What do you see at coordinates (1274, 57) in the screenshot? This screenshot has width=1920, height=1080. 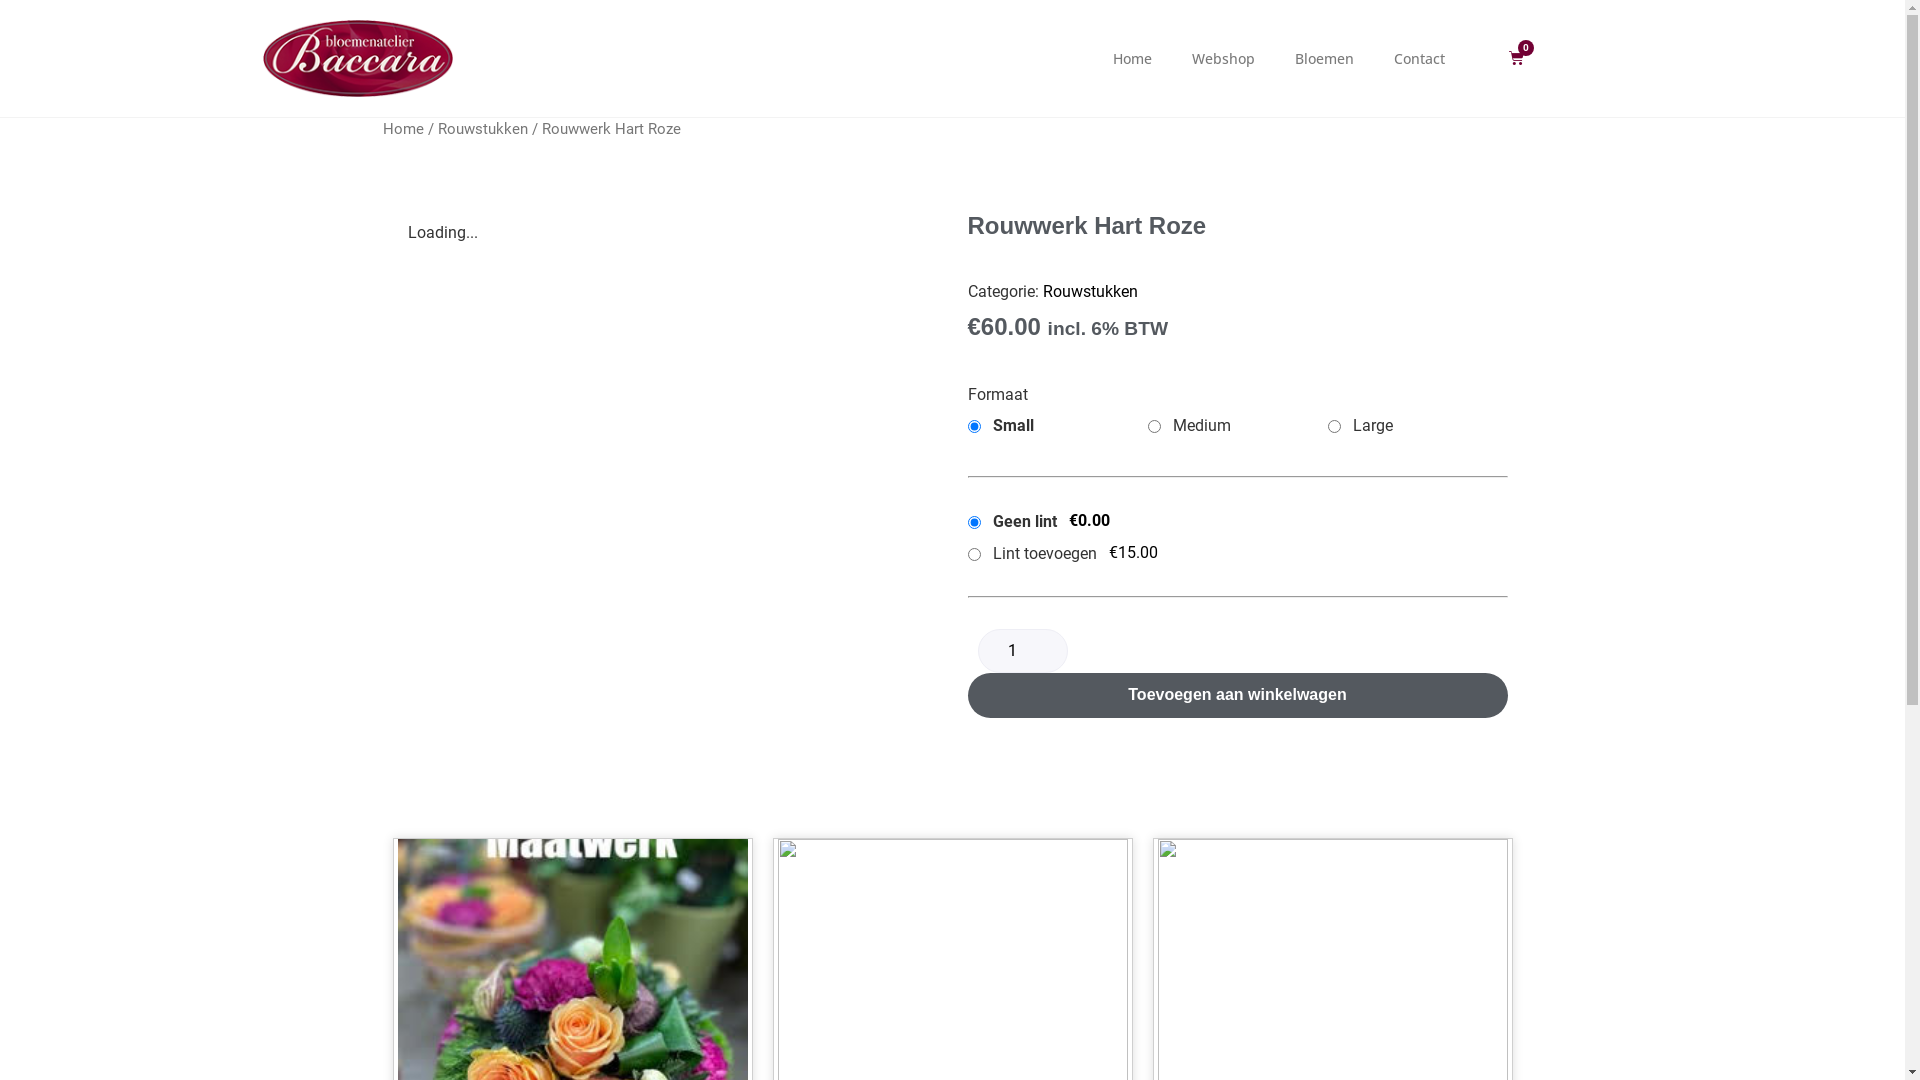 I see `'Bloemen'` at bounding box center [1274, 57].